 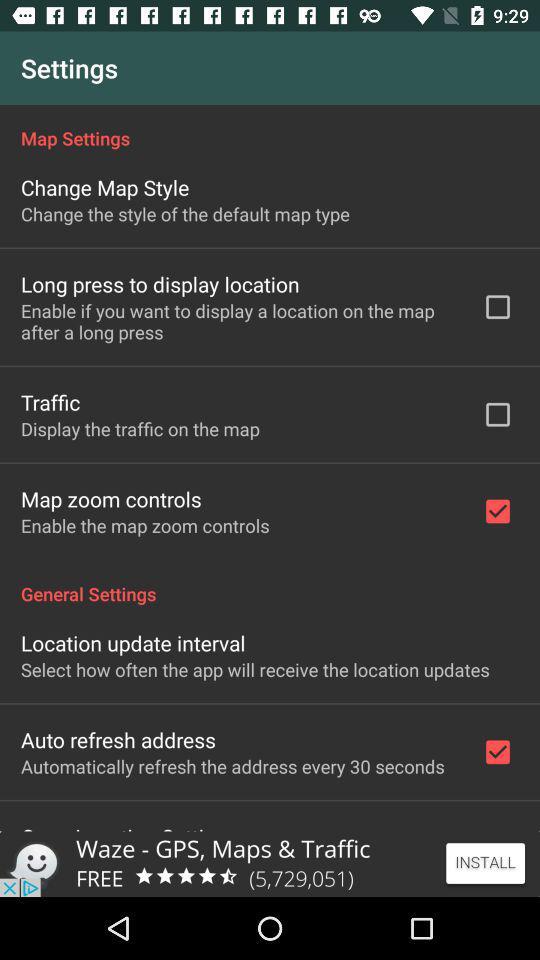 I want to click on the automatically refresh the item, so click(x=231, y=765).